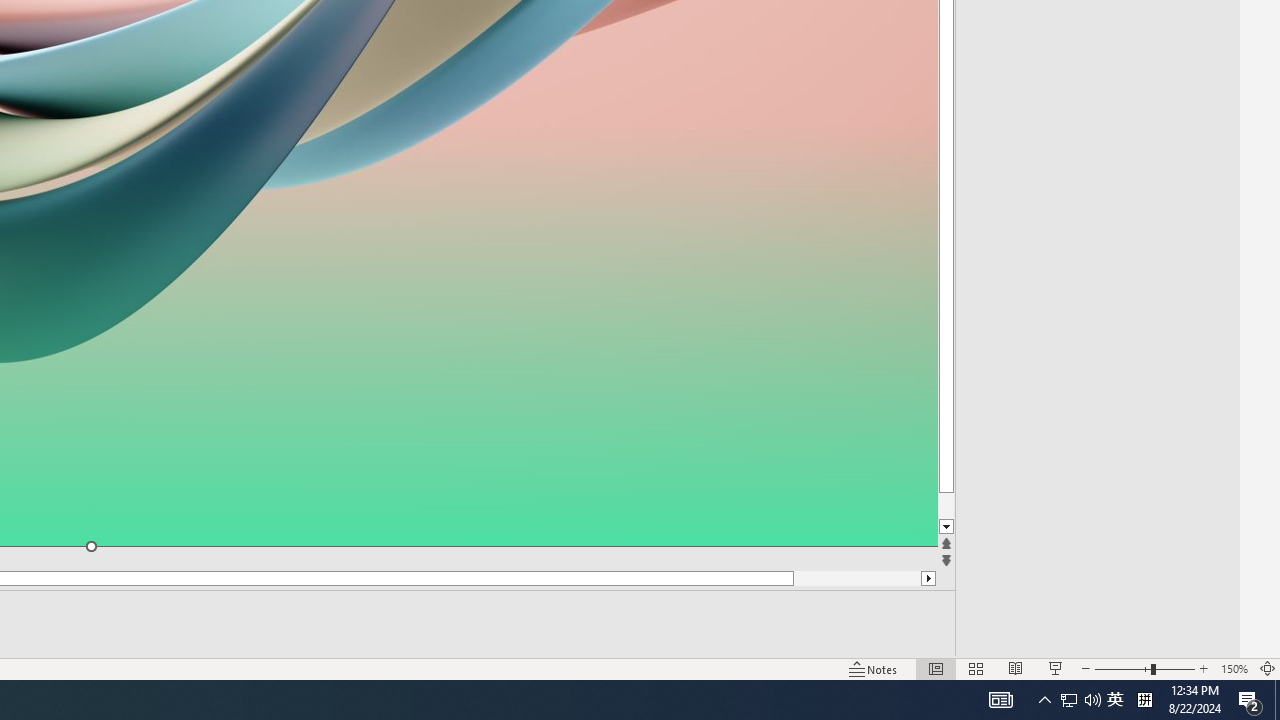 The width and height of the screenshot is (1280, 720). I want to click on 'Tray Input Indicator - Chinese (Simplified, China)', so click(1144, 698).